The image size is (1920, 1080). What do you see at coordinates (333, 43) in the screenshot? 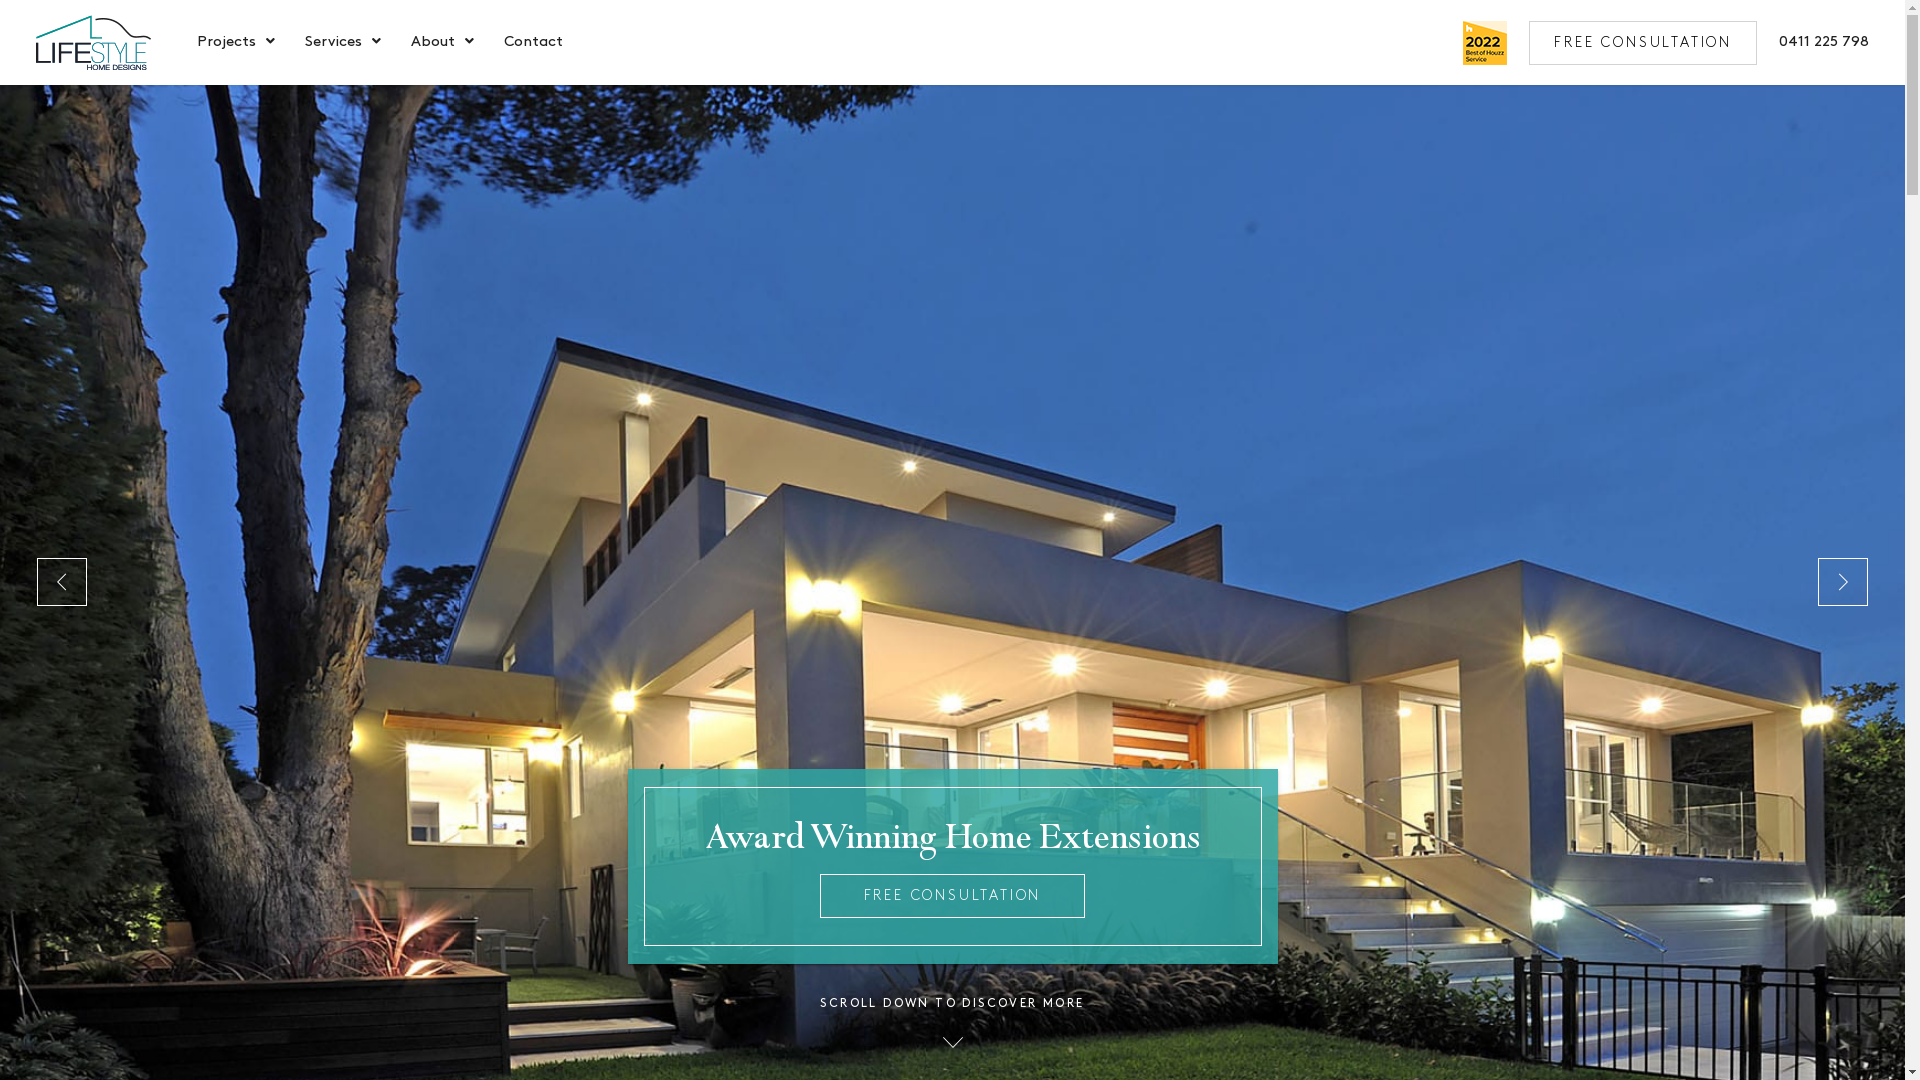
I see `'Services'` at bounding box center [333, 43].